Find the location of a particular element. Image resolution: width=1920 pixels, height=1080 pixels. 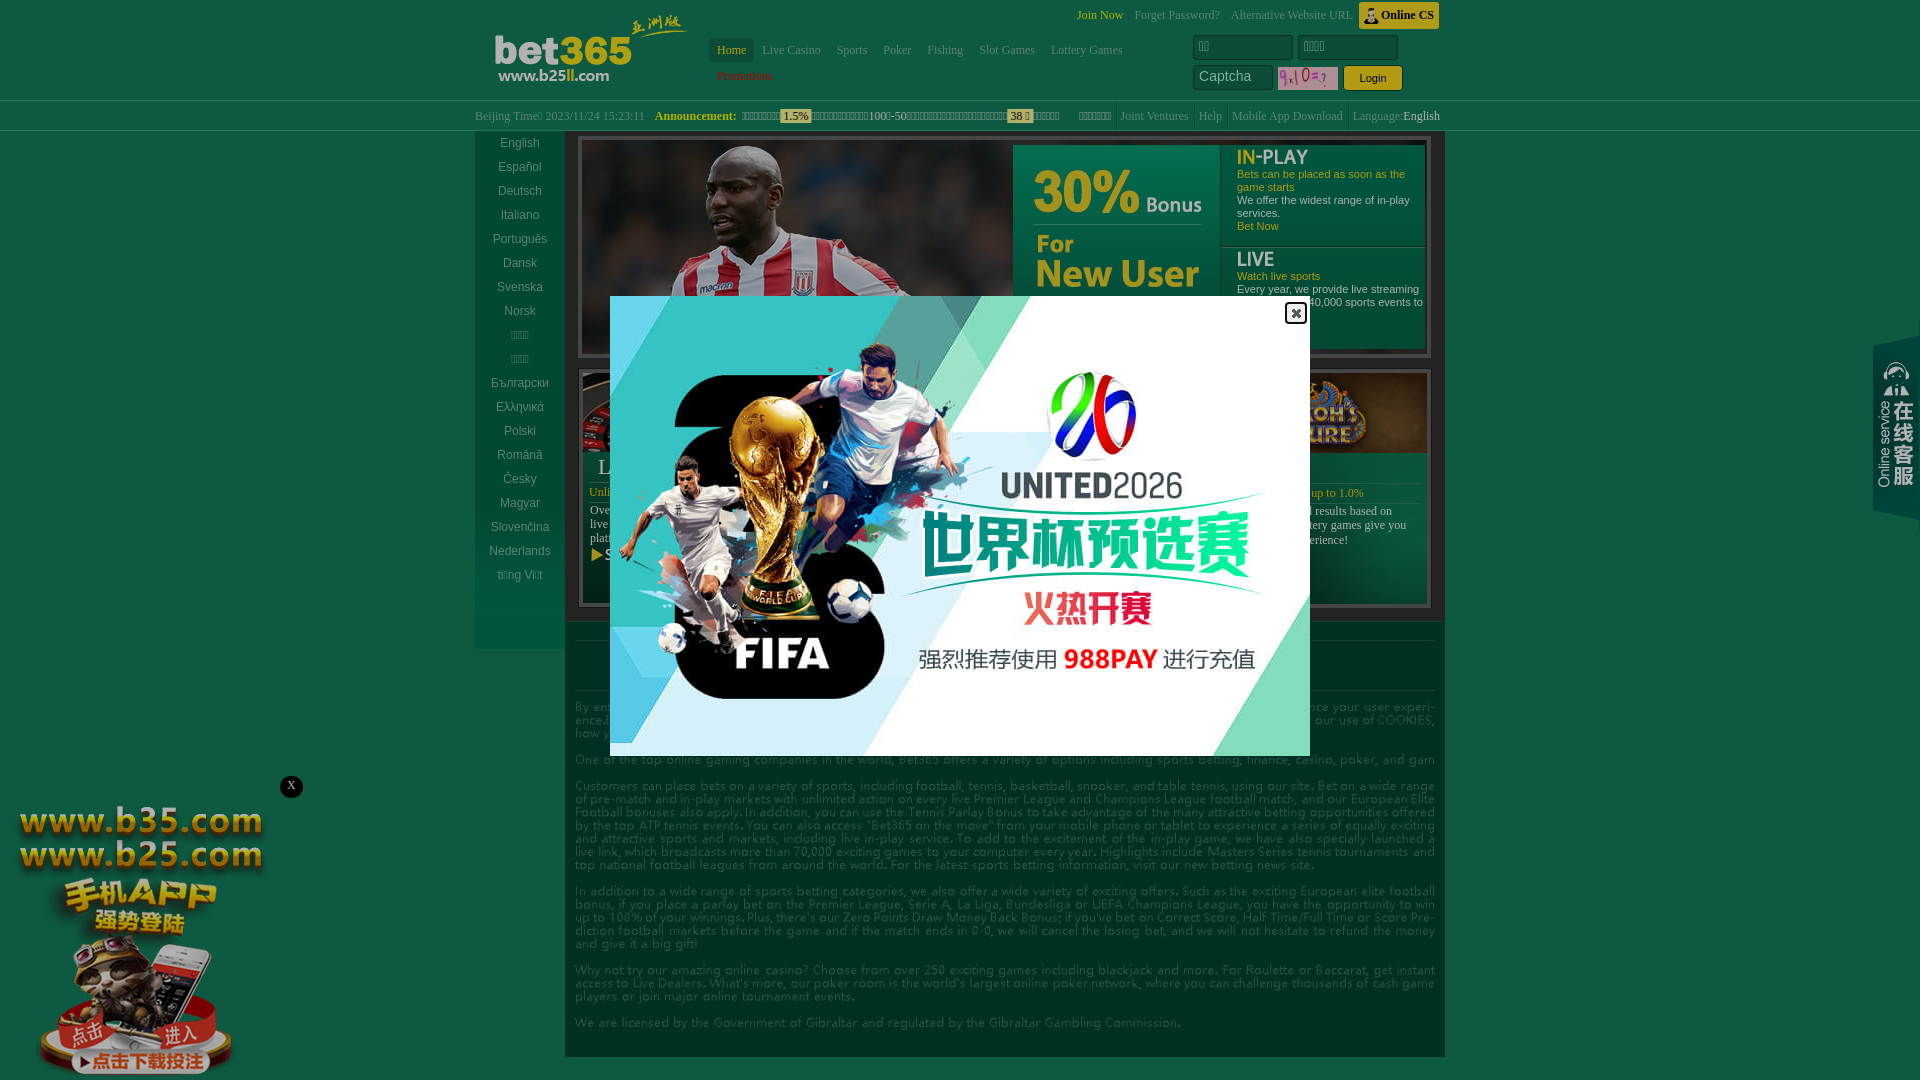

'Home' is located at coordinates (730, 49).